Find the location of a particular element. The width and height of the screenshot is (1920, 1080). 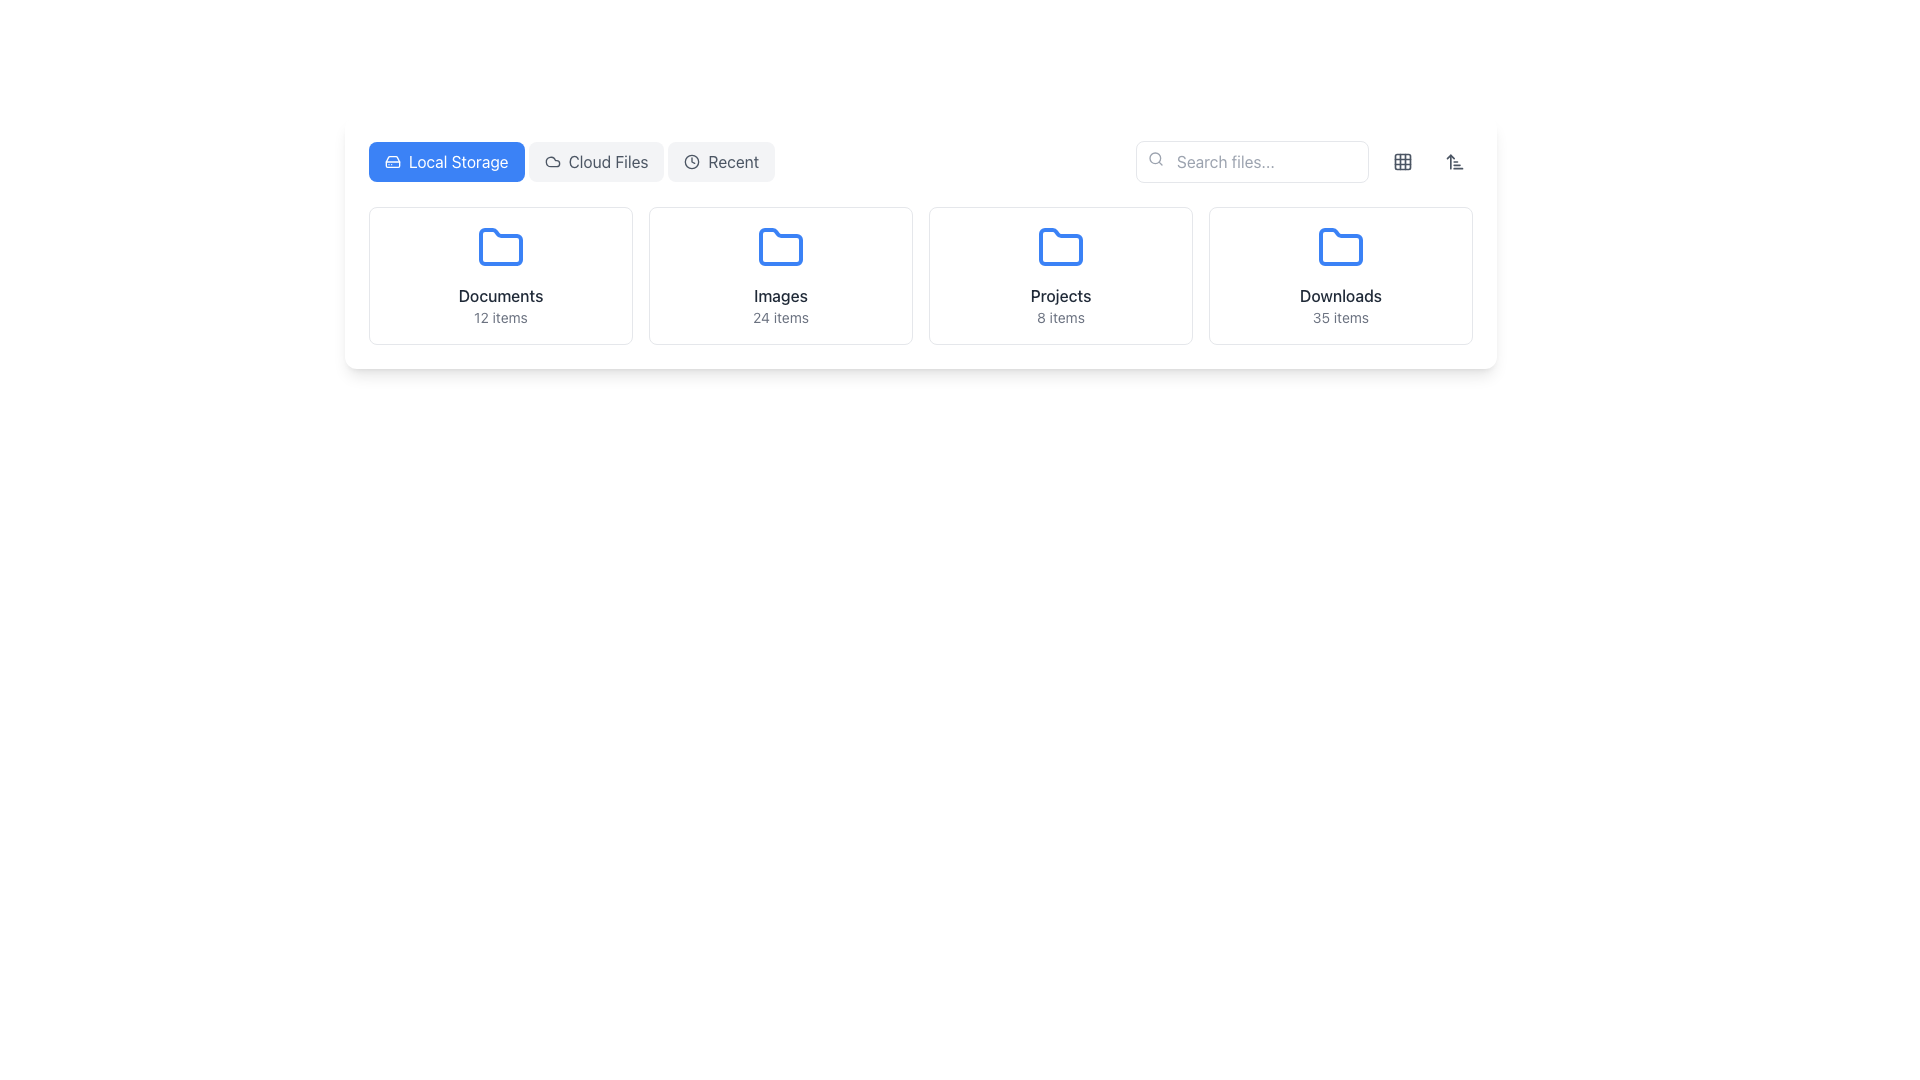

the static text label displaying '24 items' in a small gray font, located beneath the 'Images' folder icon is located at coordinates (780, 316).